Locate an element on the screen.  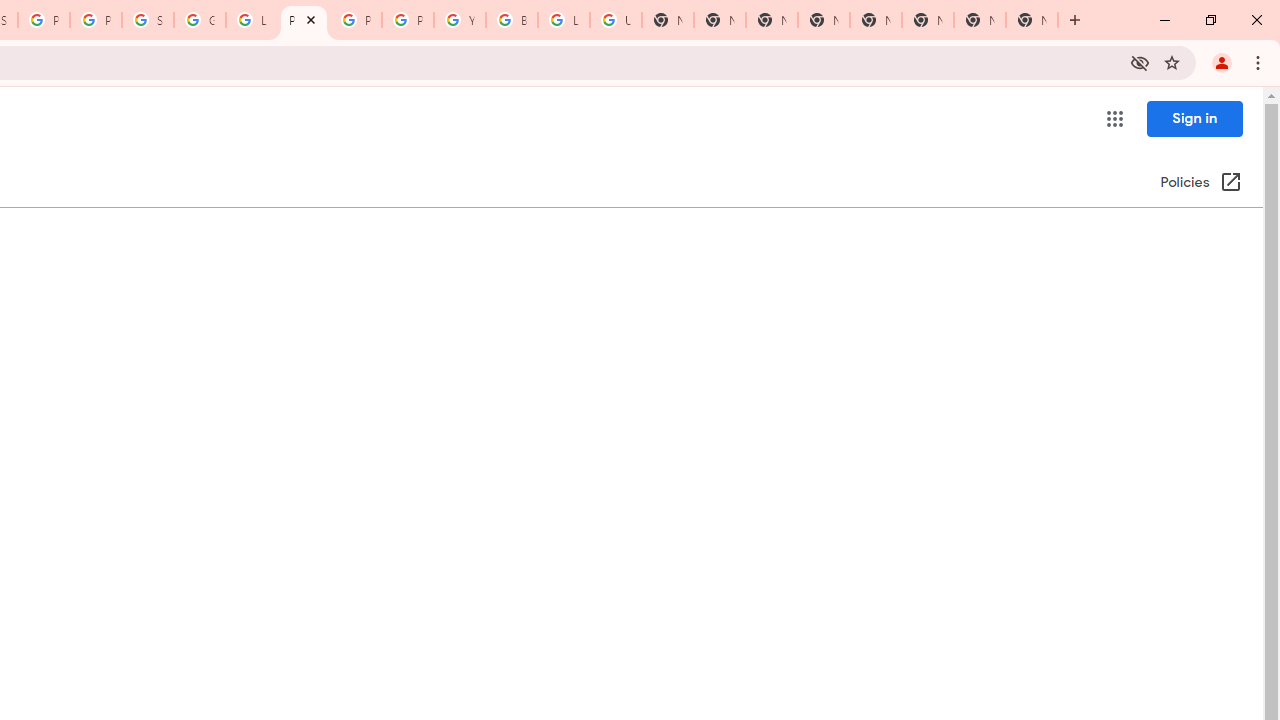
'Privacy Help Center - Policies Help' is located at coordinates (303, 20).